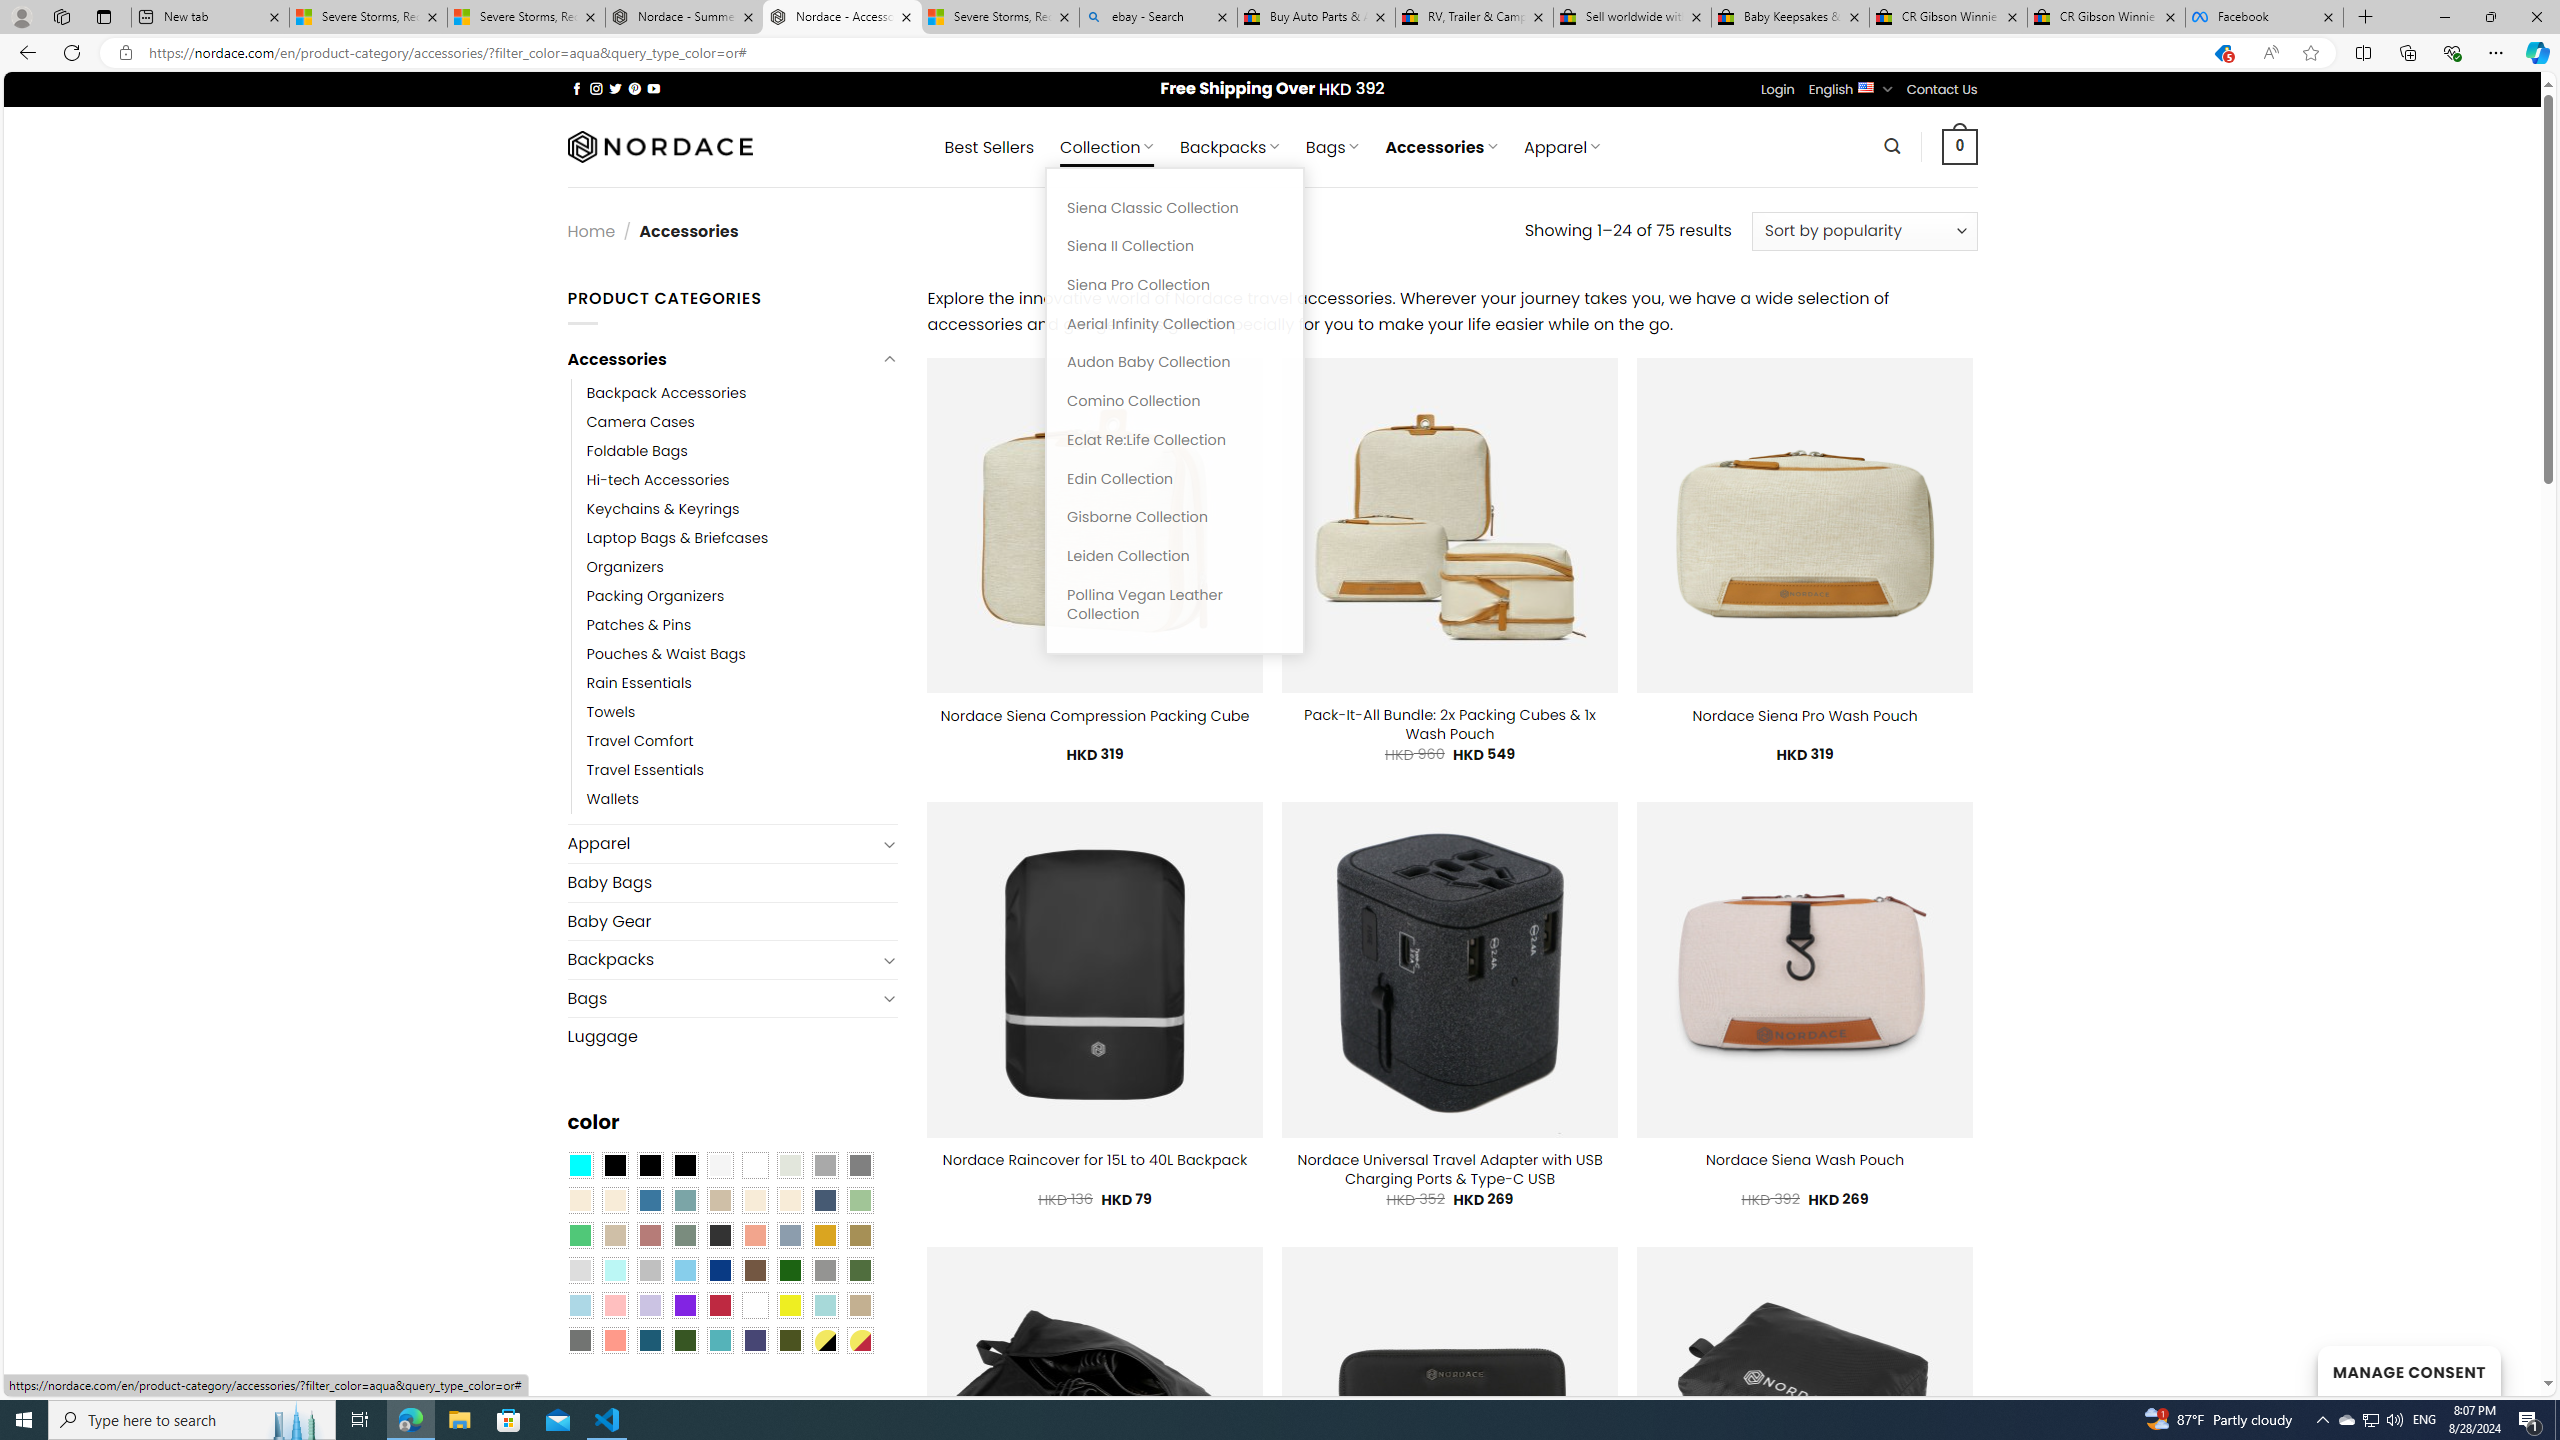 This screenshot has width=2560, height=1440. What do you see at coordinates (790, 1234) in the screenshot?
I see `'Dusty Blue'` at bounding box center [790, 1234].